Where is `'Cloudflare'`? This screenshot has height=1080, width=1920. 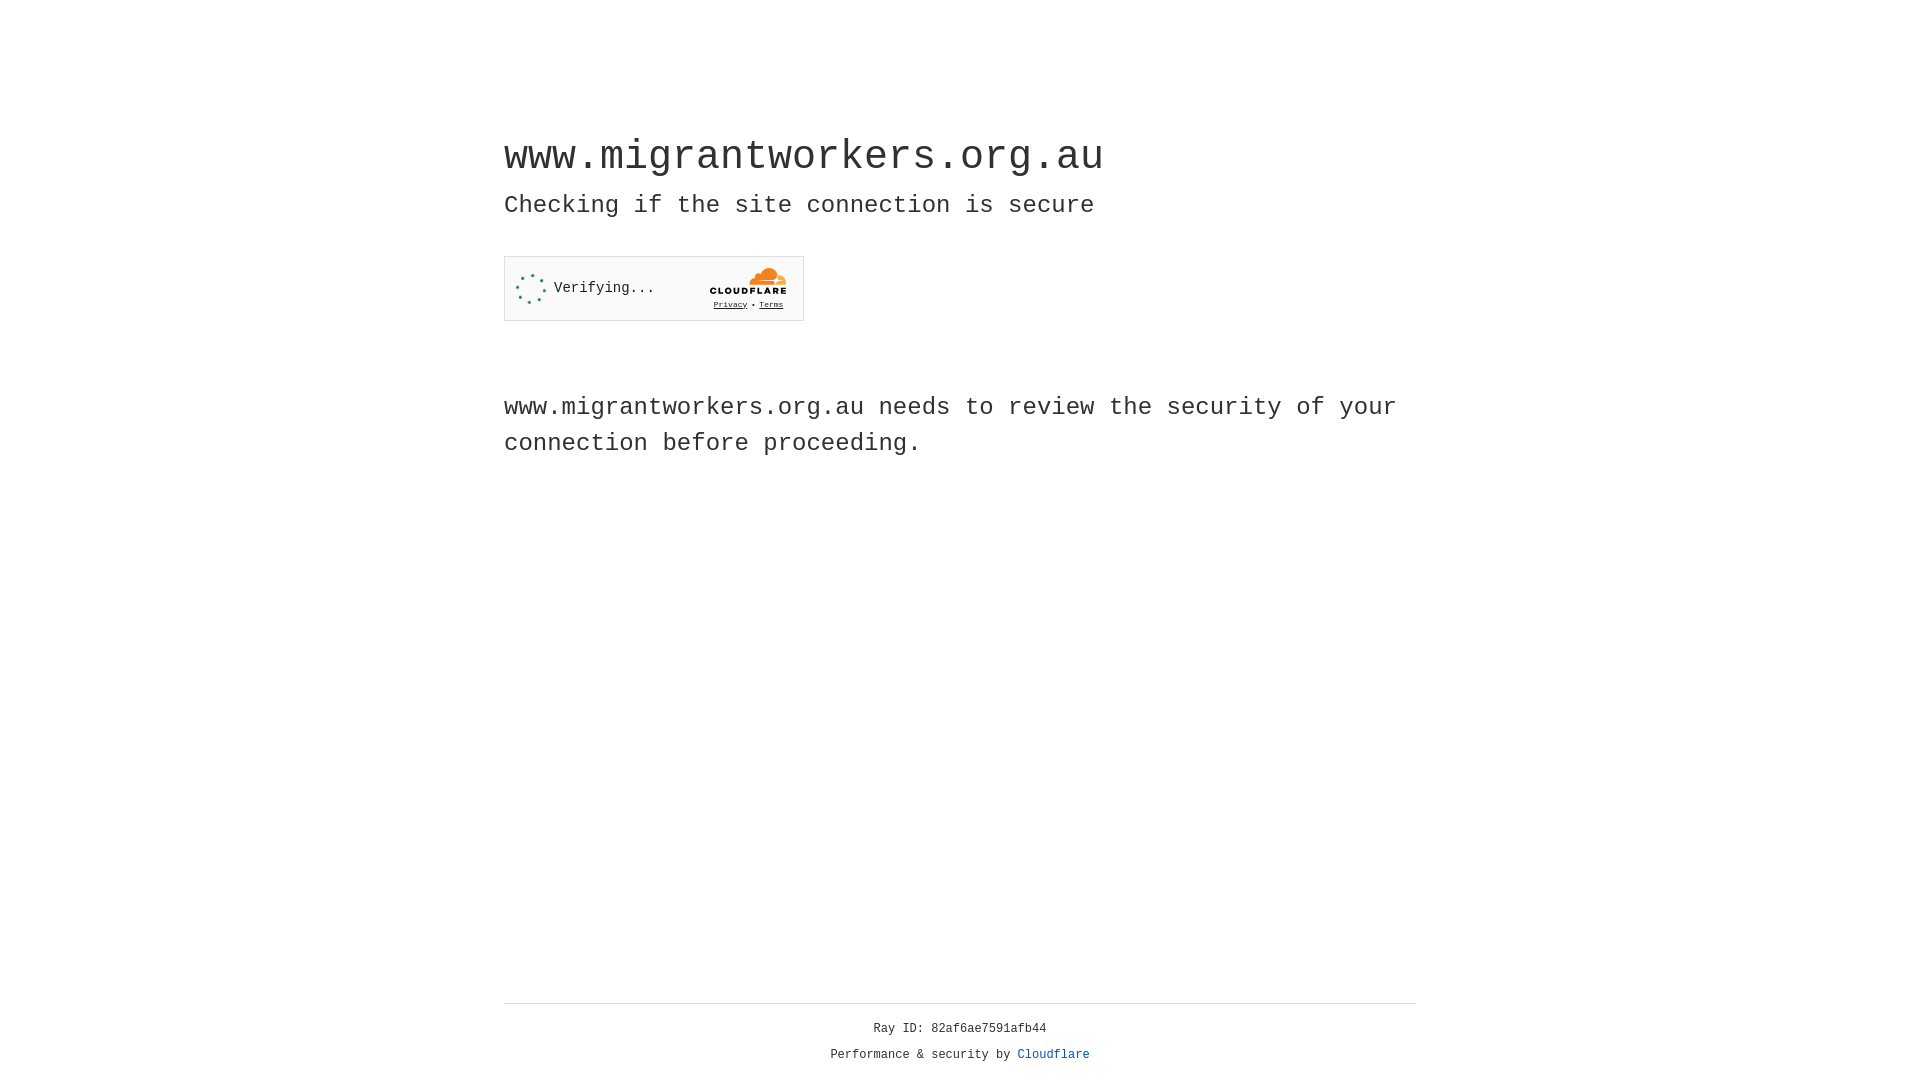
'Cloudflare' is located at coordinates (1053, 1054).